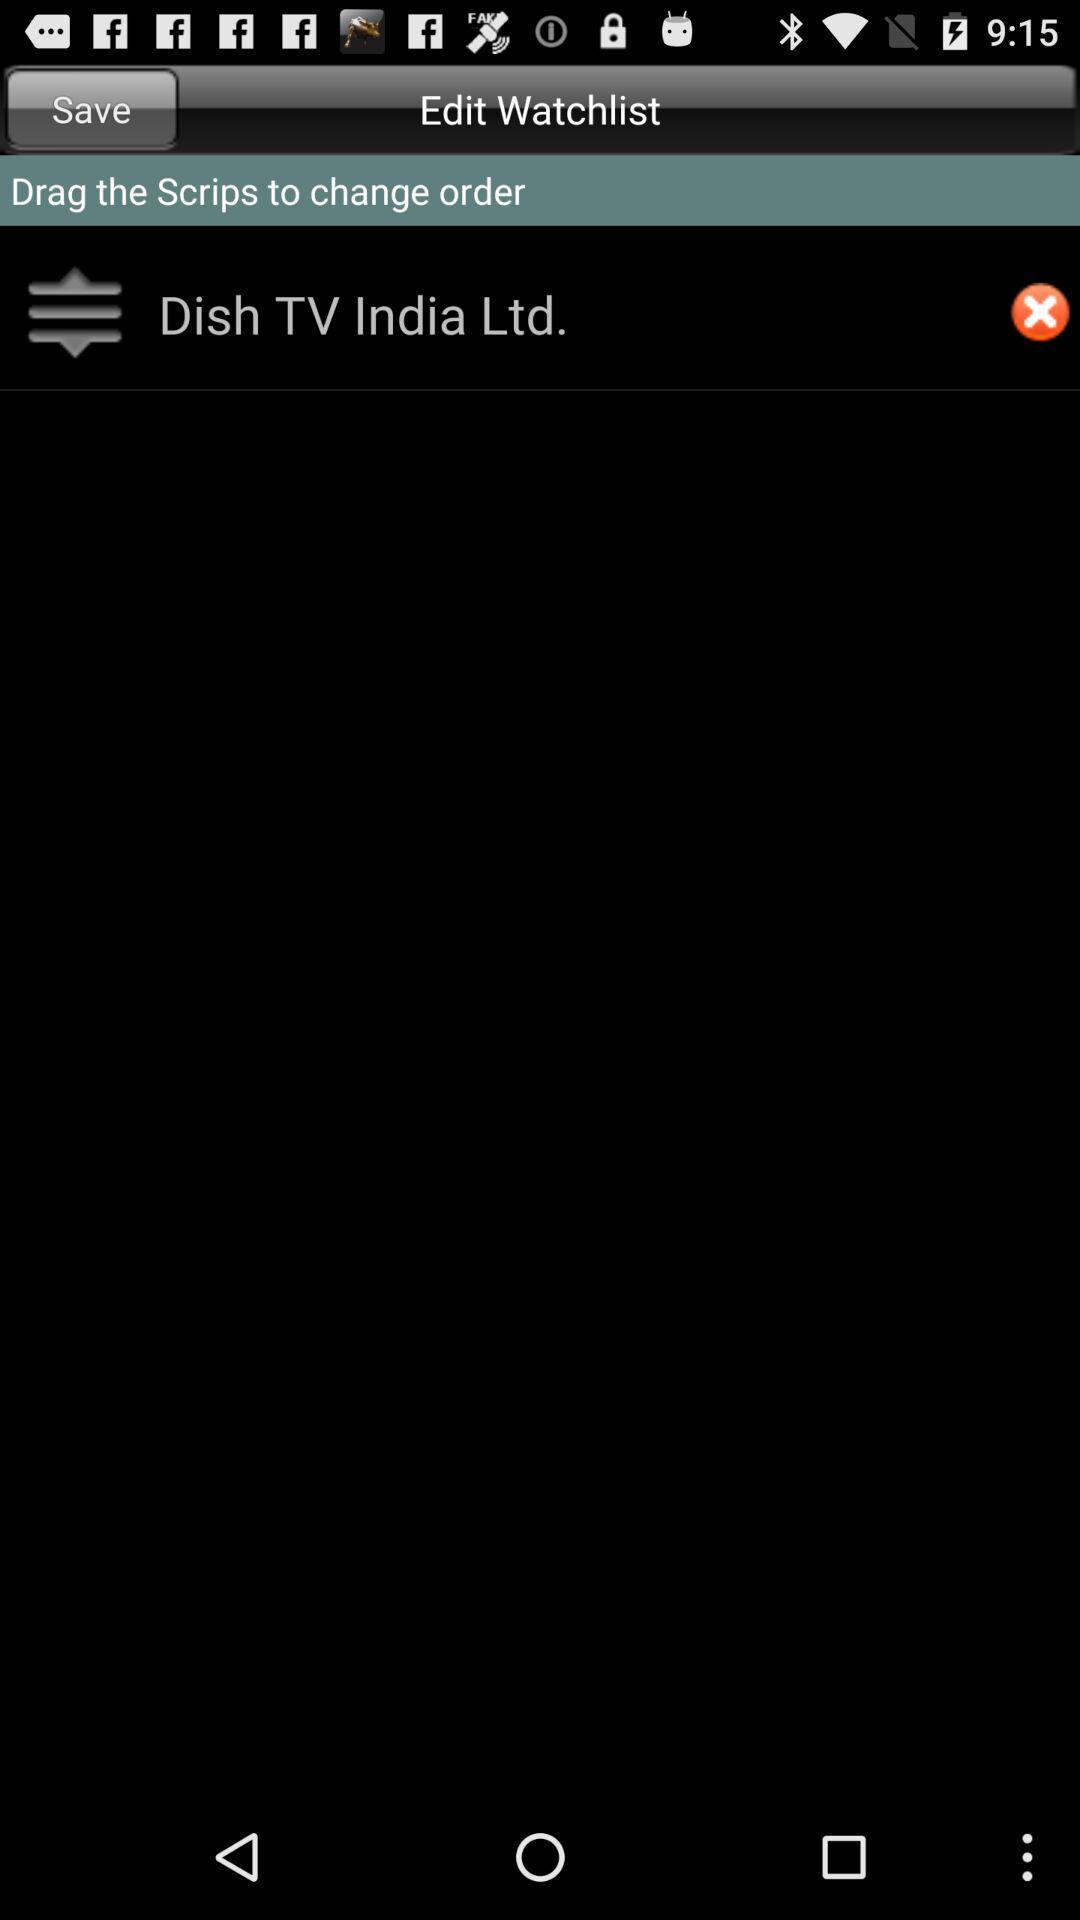  Describe the element at coordinates (1039, 313) in the screenshot. I see `icon to the right of dish tv india icon` at that location.